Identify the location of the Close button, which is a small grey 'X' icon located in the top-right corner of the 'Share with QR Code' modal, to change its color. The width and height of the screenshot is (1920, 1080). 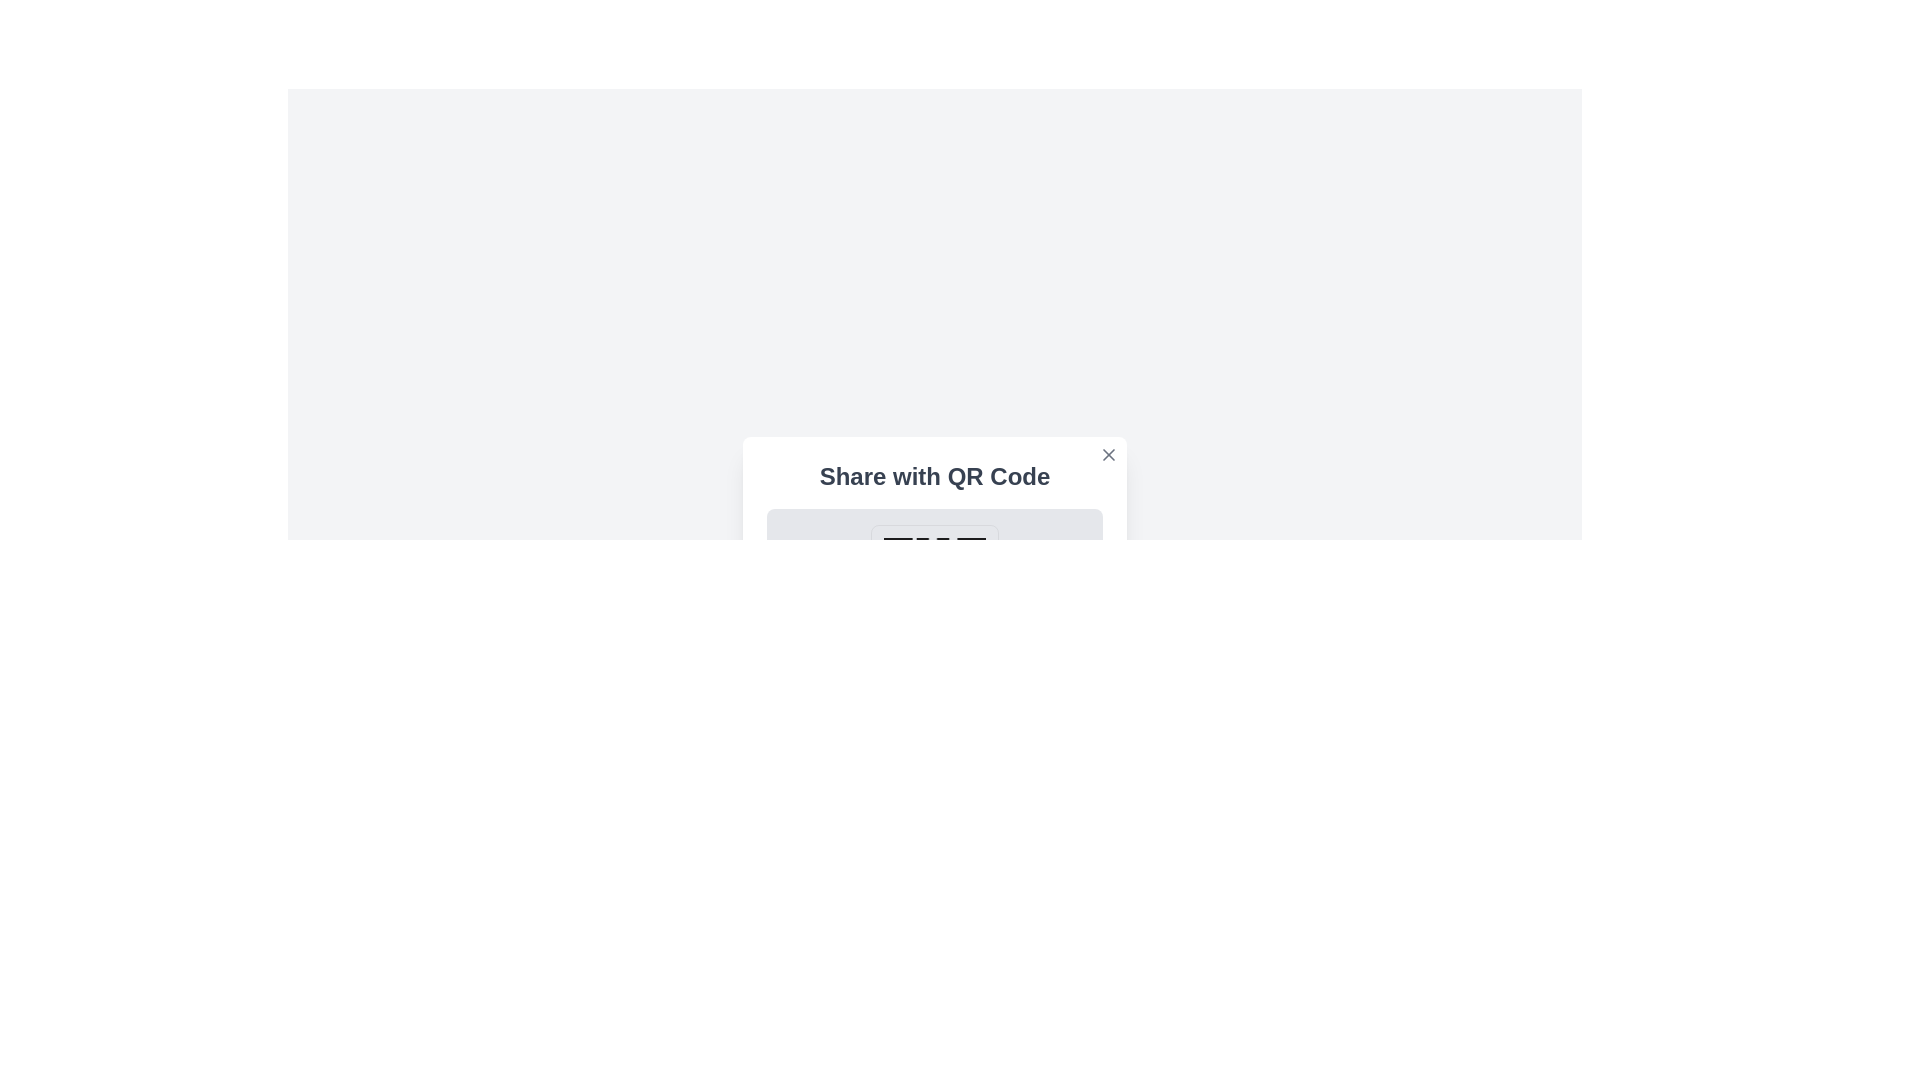
(1107, 455).